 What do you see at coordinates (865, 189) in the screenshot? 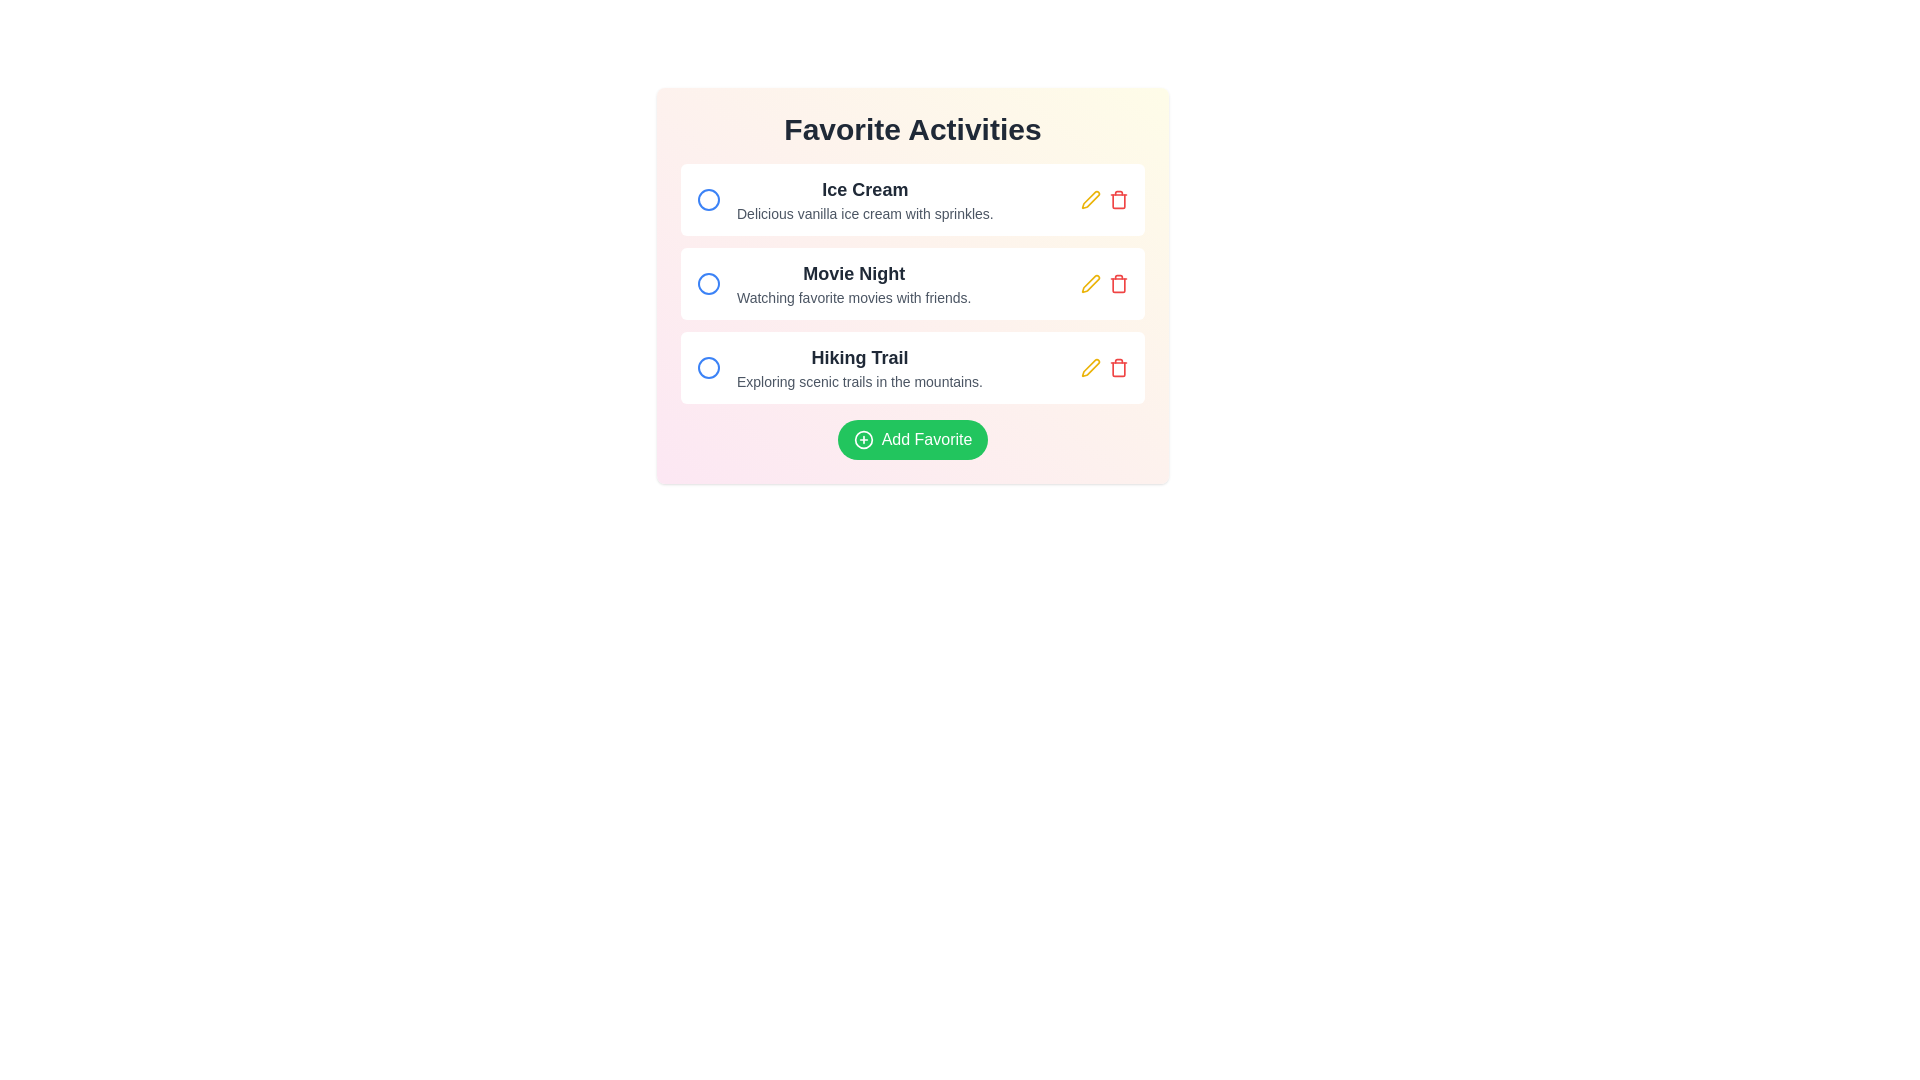
I see `the bold text label displaying 'Ice Cream', which is located at the top part of a content block, above the descriptive text 'Delicious vanilla ice cream with sprinkles.'` at bounding box center [865, 189].